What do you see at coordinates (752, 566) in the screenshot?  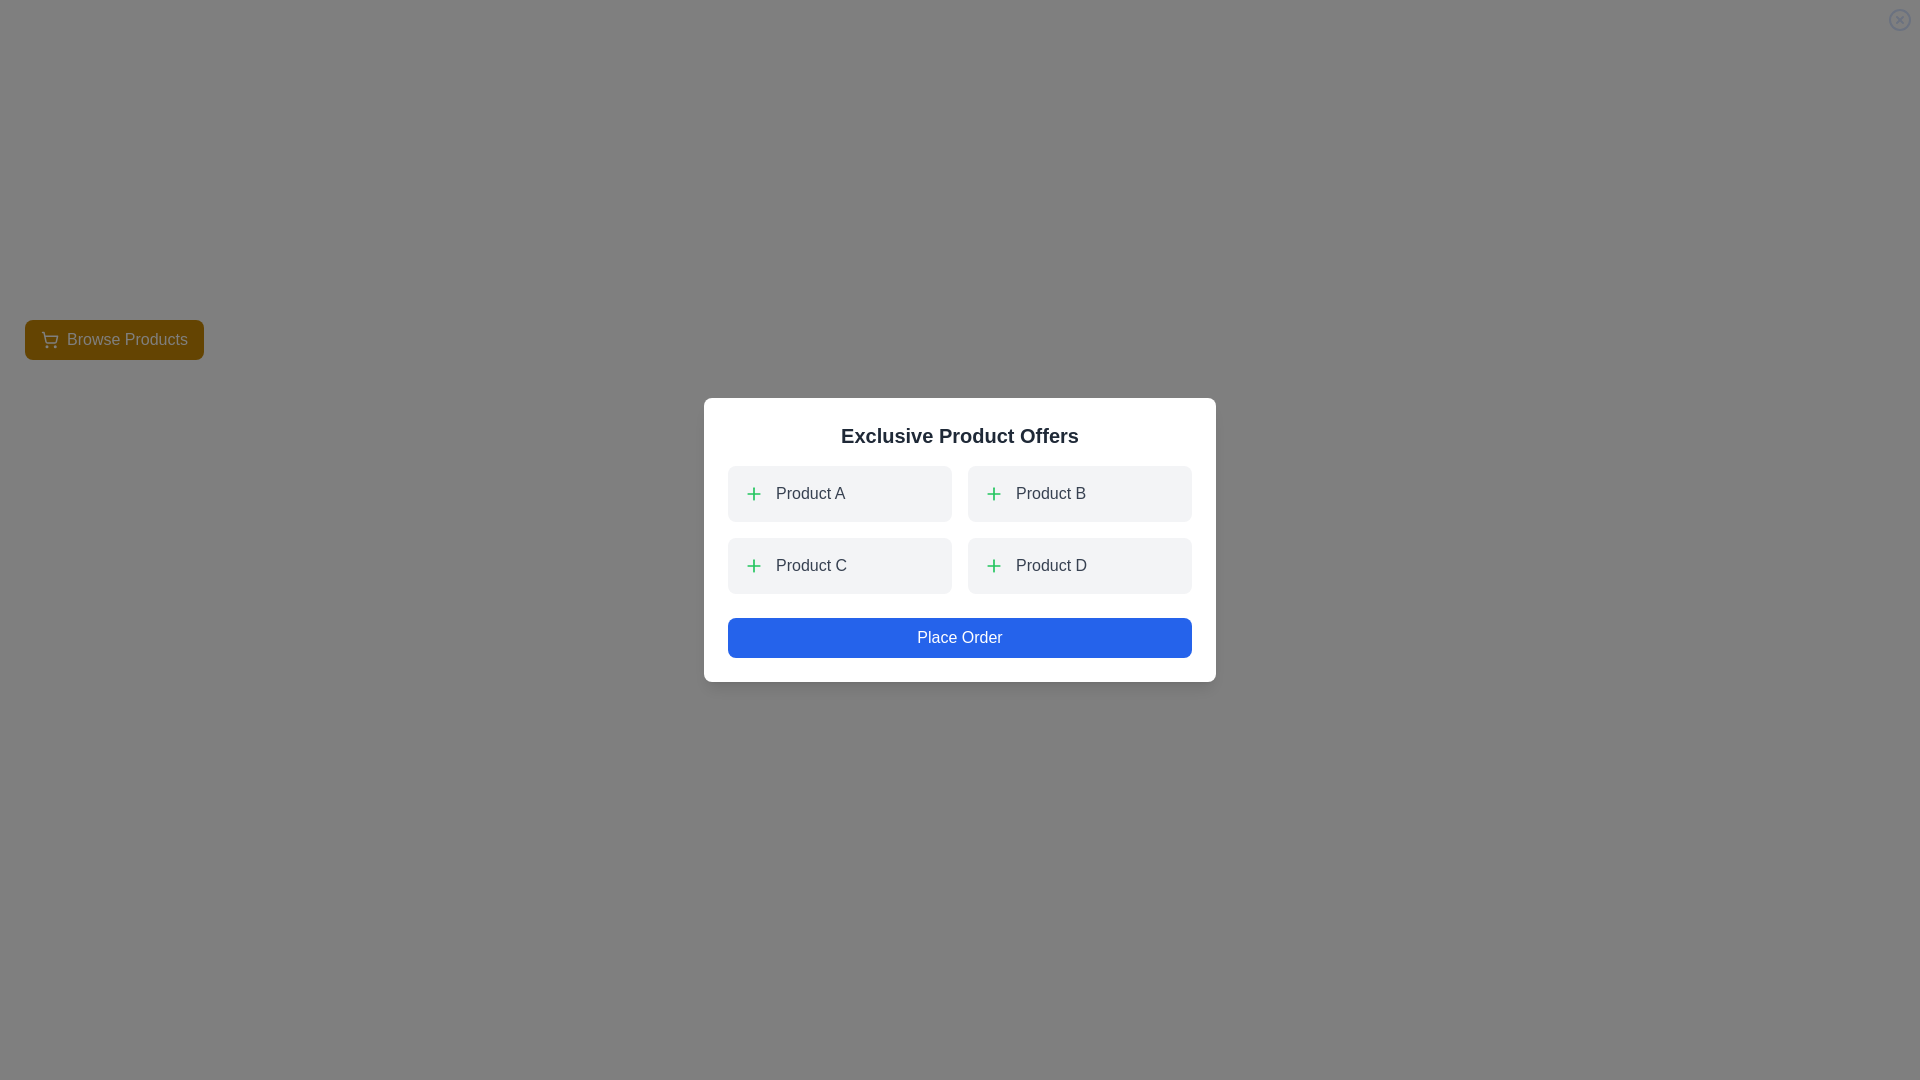 I see `the add button icon for 'Product C', located in the lower-left quadrant of the central modal` at bounding box center [752, 566].